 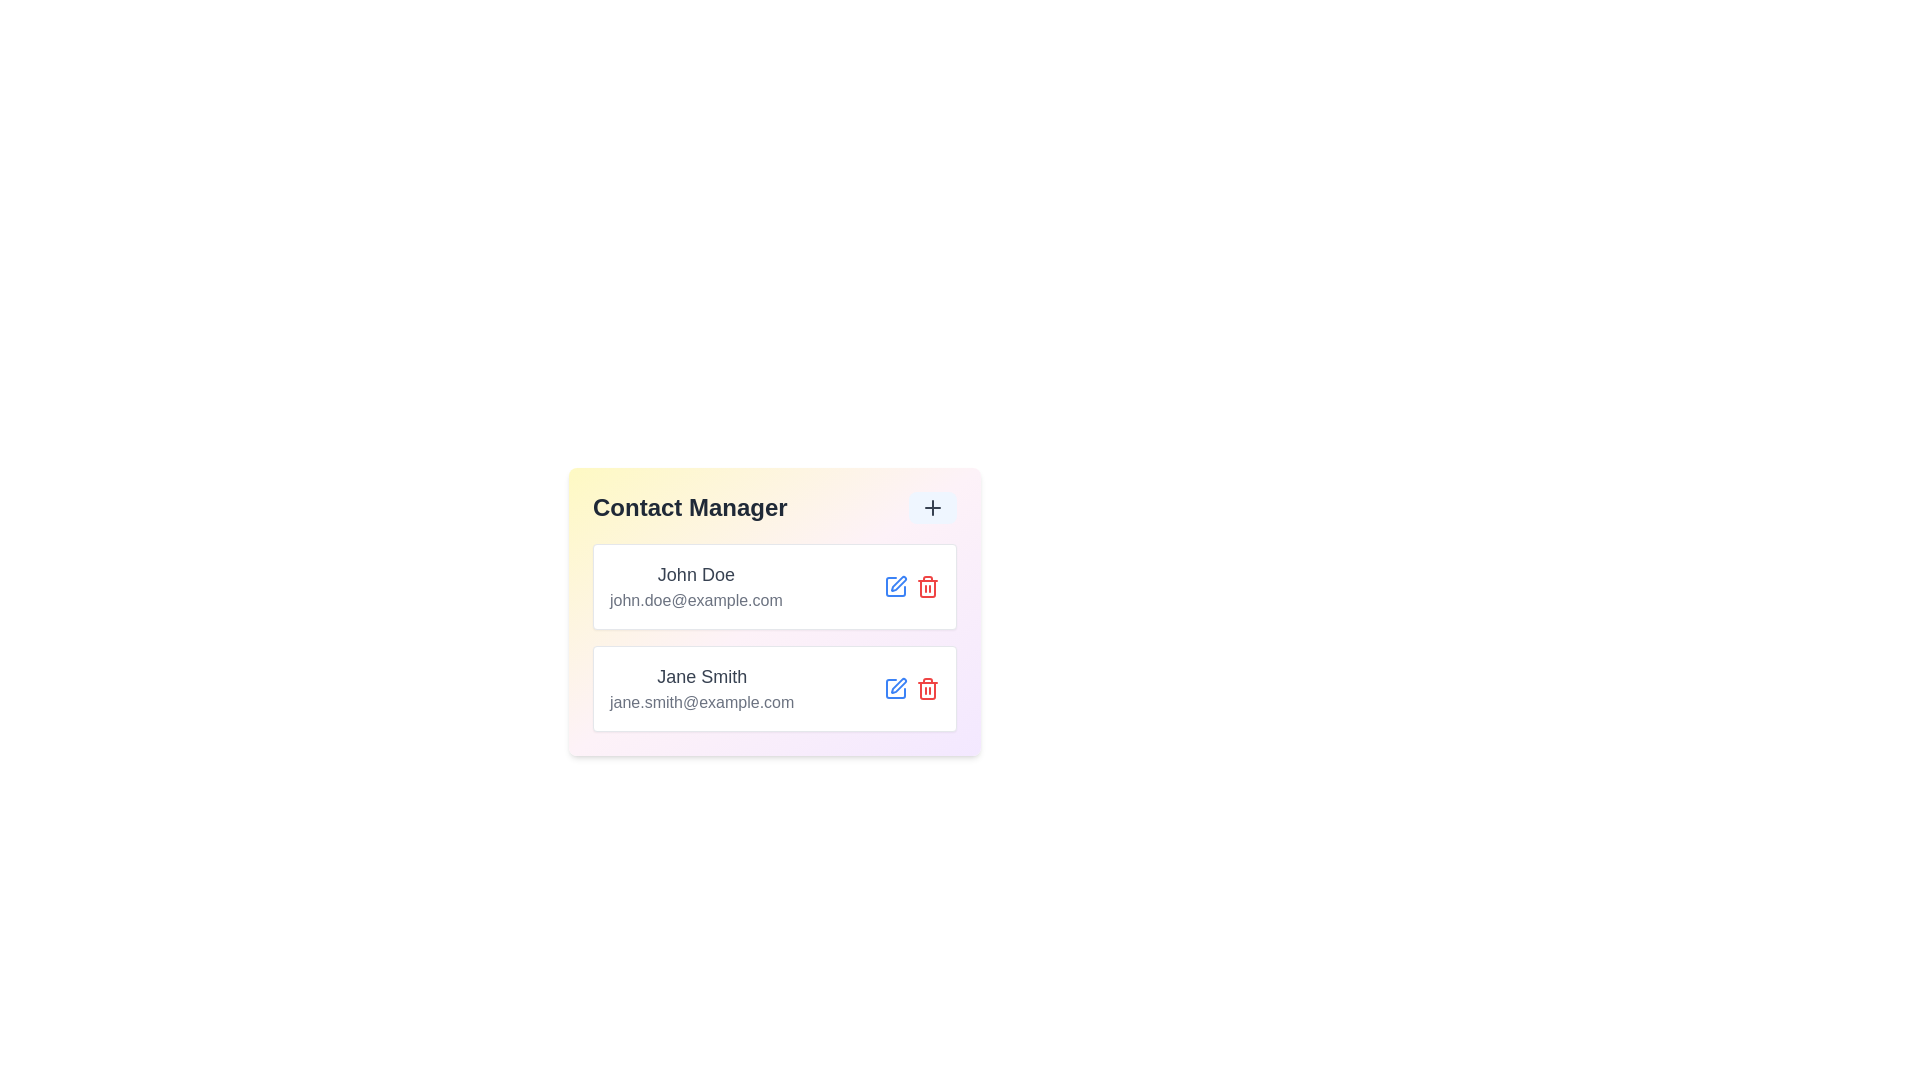 I want to click on '+' button to add a new contact, so click(x=931, y=507).